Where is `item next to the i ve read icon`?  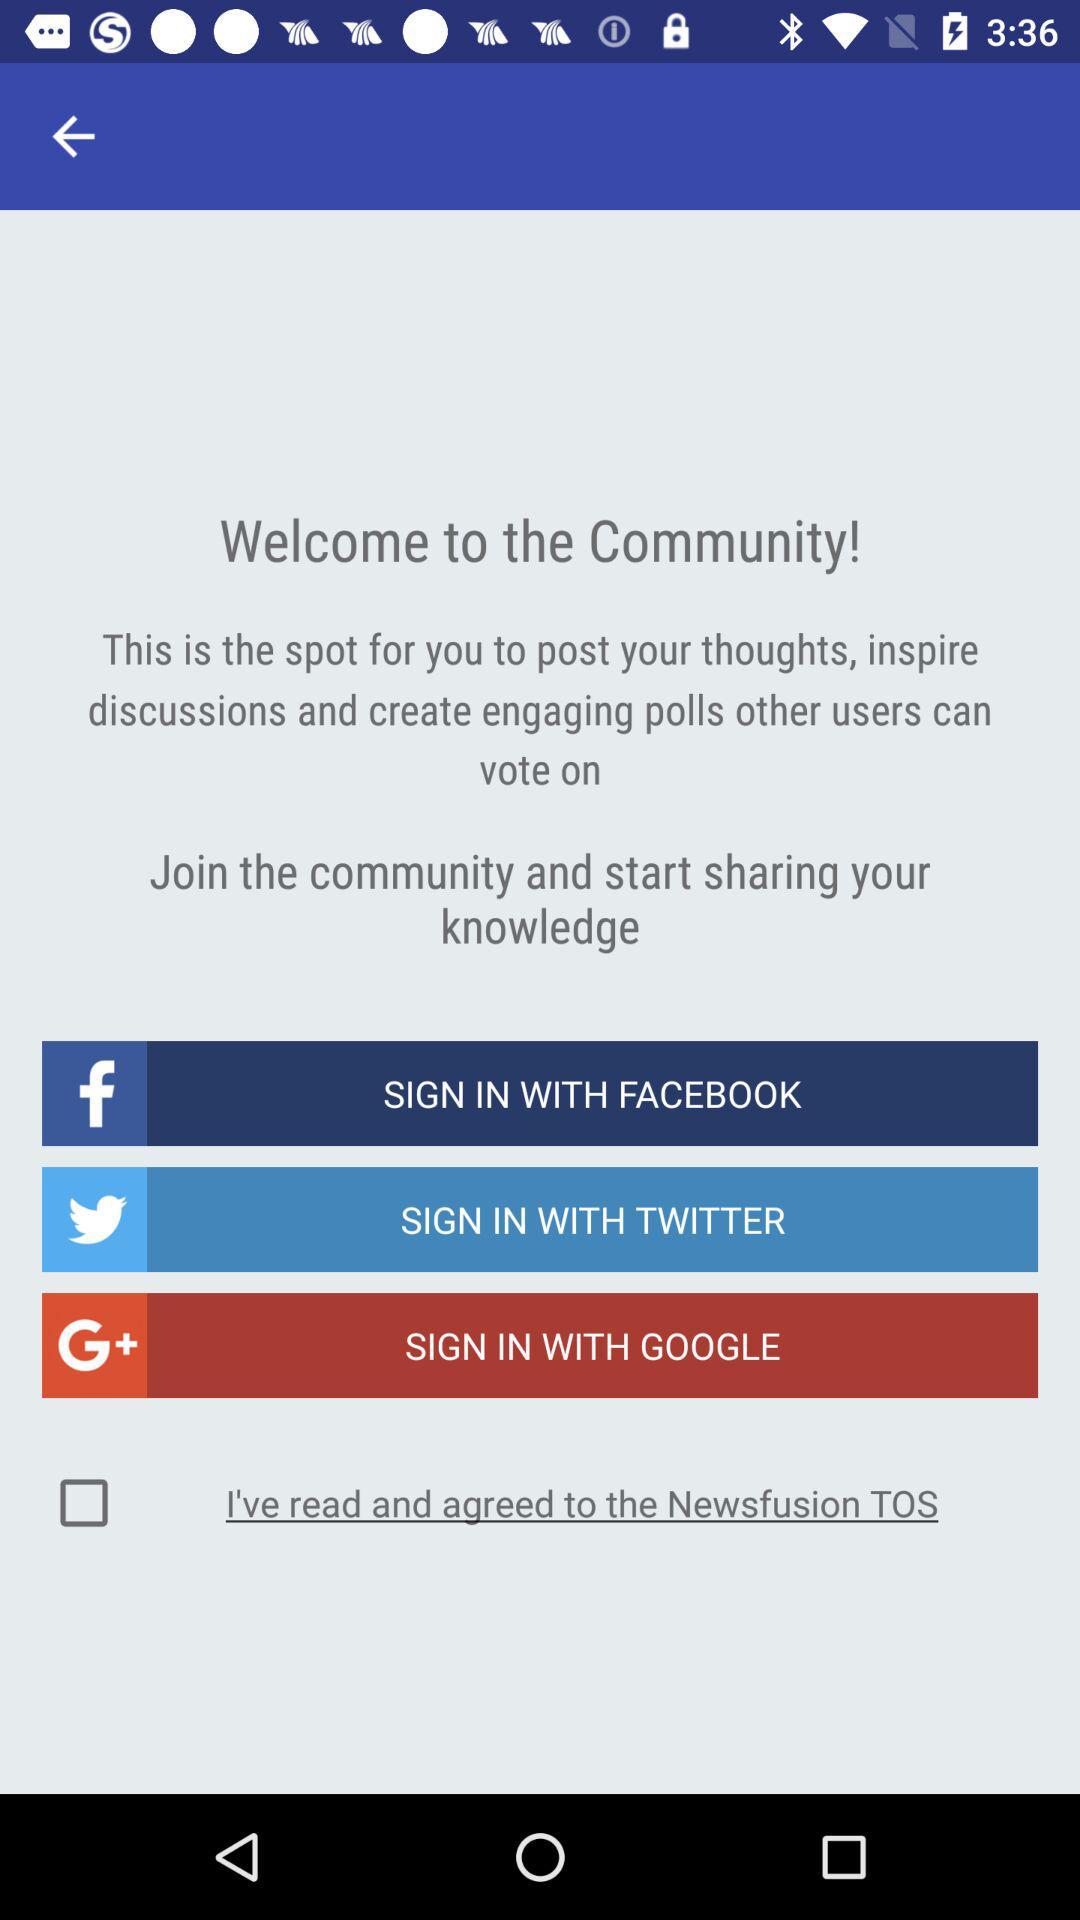 item next to the i ve read icon is located at coordinates (83, 1502).